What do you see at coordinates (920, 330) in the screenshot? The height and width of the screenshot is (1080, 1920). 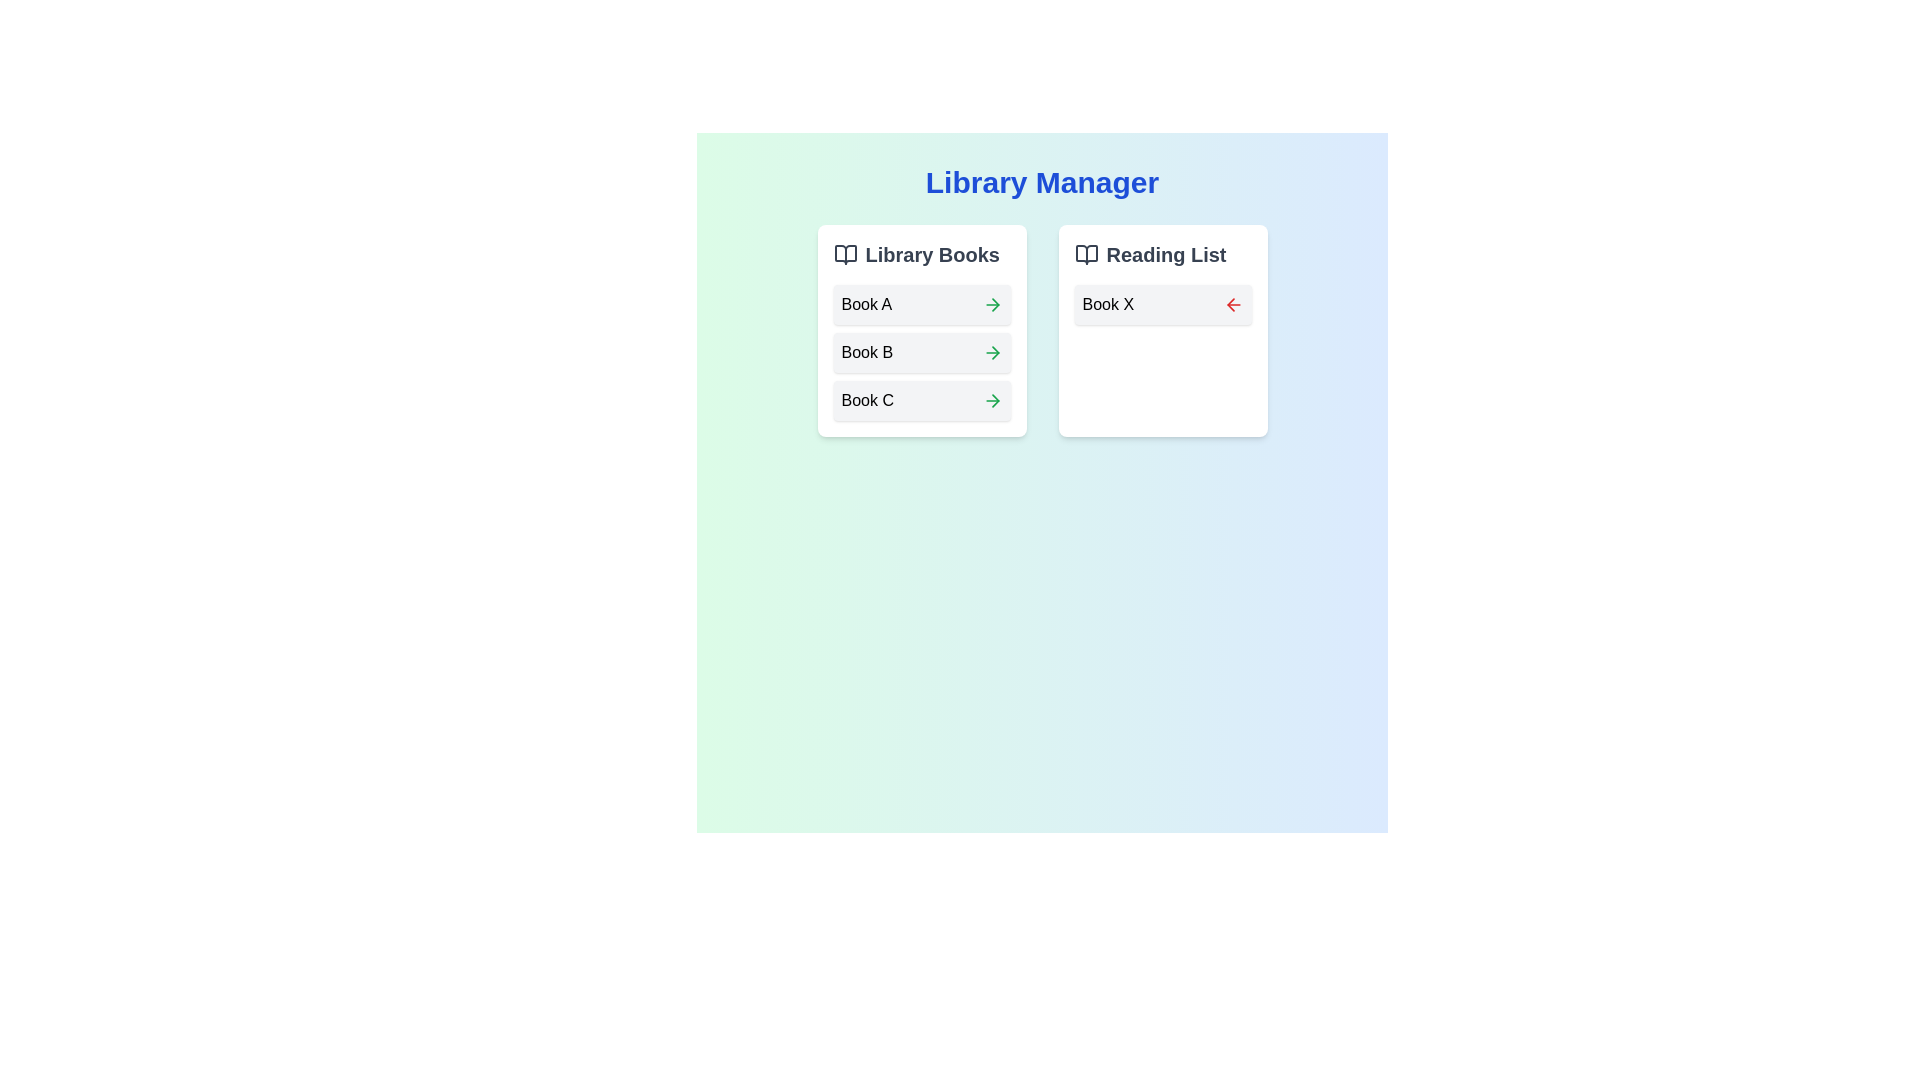 I see `the book titles in the 'Library Books' card, which features a white background and rounded corners, containing the titles 'Book A', 'Book B', and 'Book C'` at bounding box center [920, 330].